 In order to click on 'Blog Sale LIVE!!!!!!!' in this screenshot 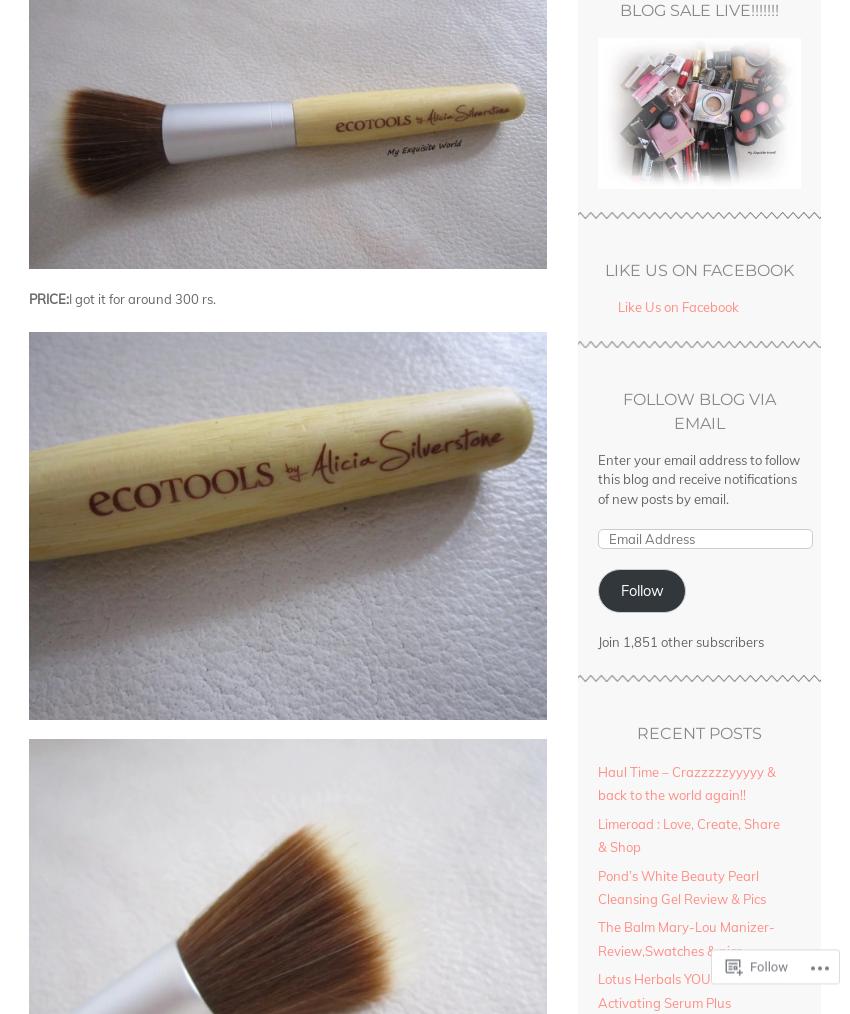, I will do `click(697, 8)`.